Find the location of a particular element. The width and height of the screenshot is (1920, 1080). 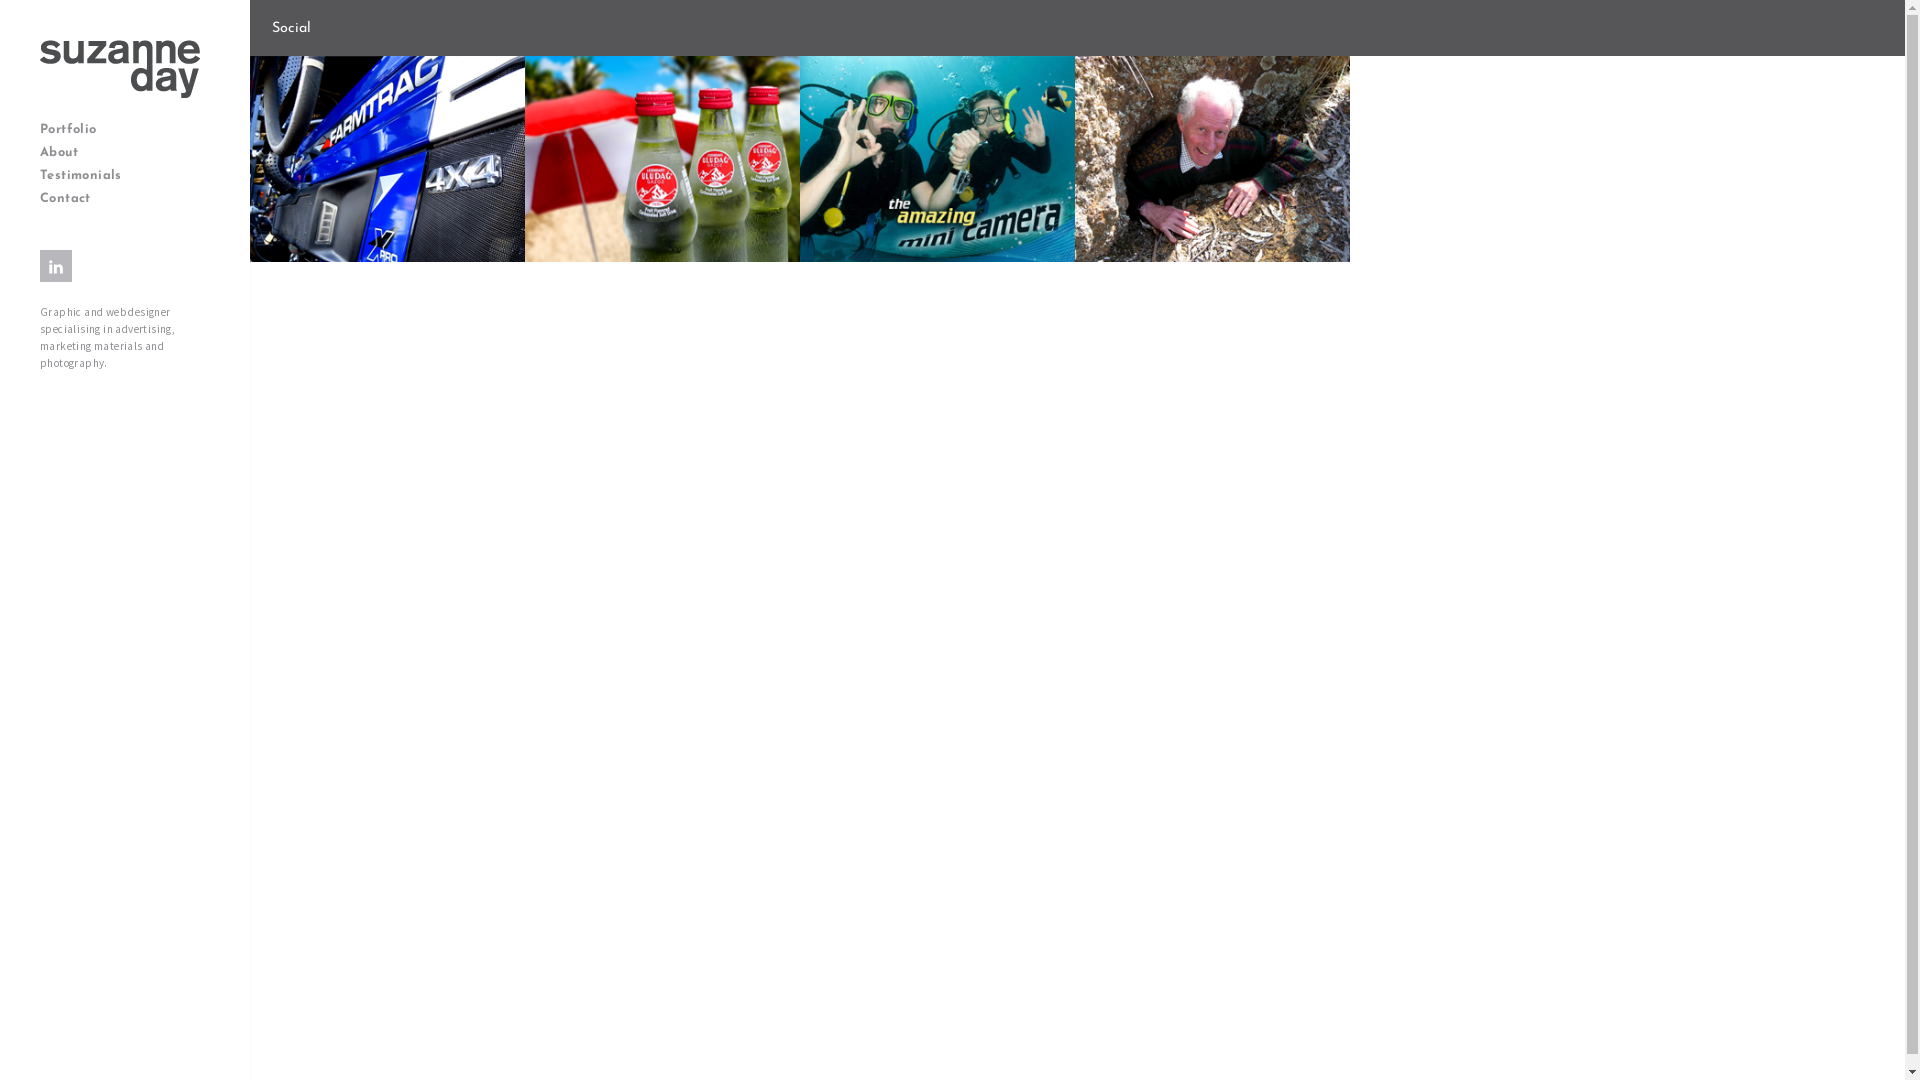

'Kaiser Baas' is located at coordinates (936, 157).